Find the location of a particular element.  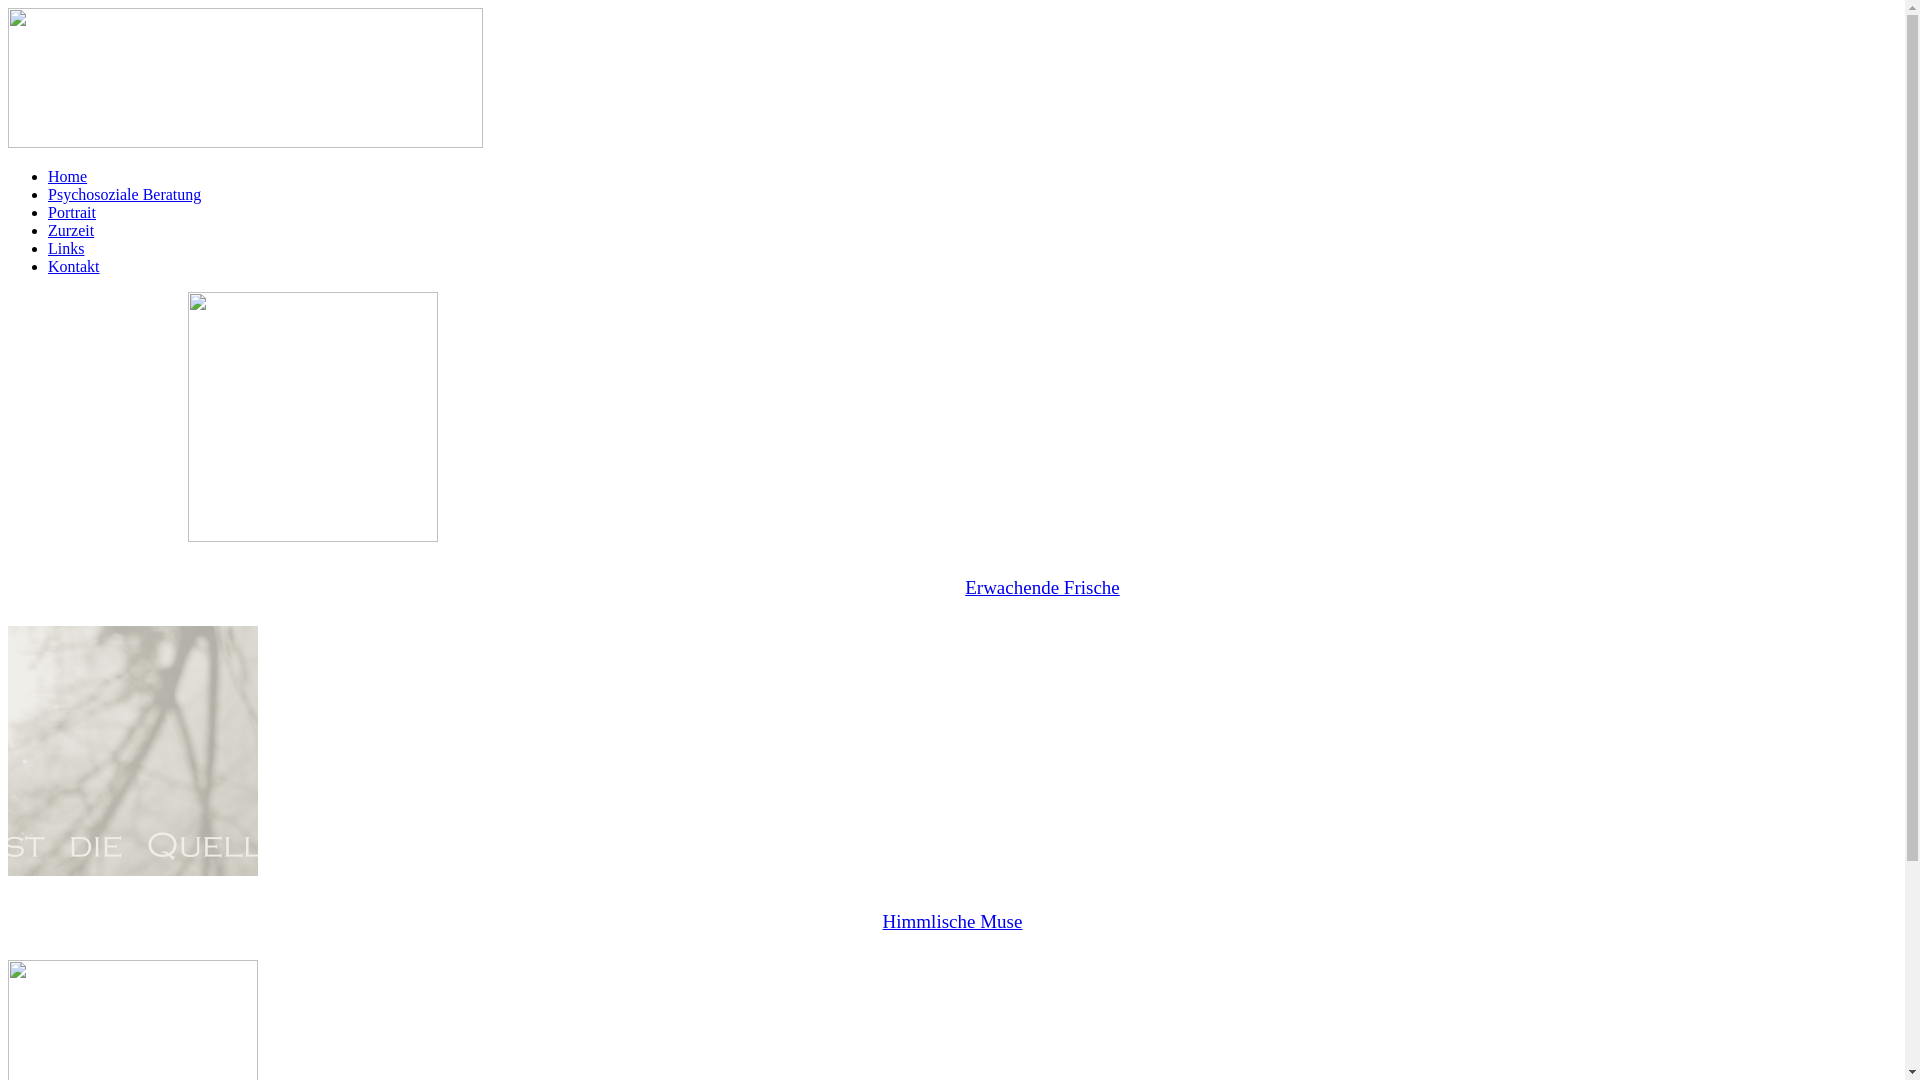

'Erwachende Frische' is located at coordinates (1041, 586).